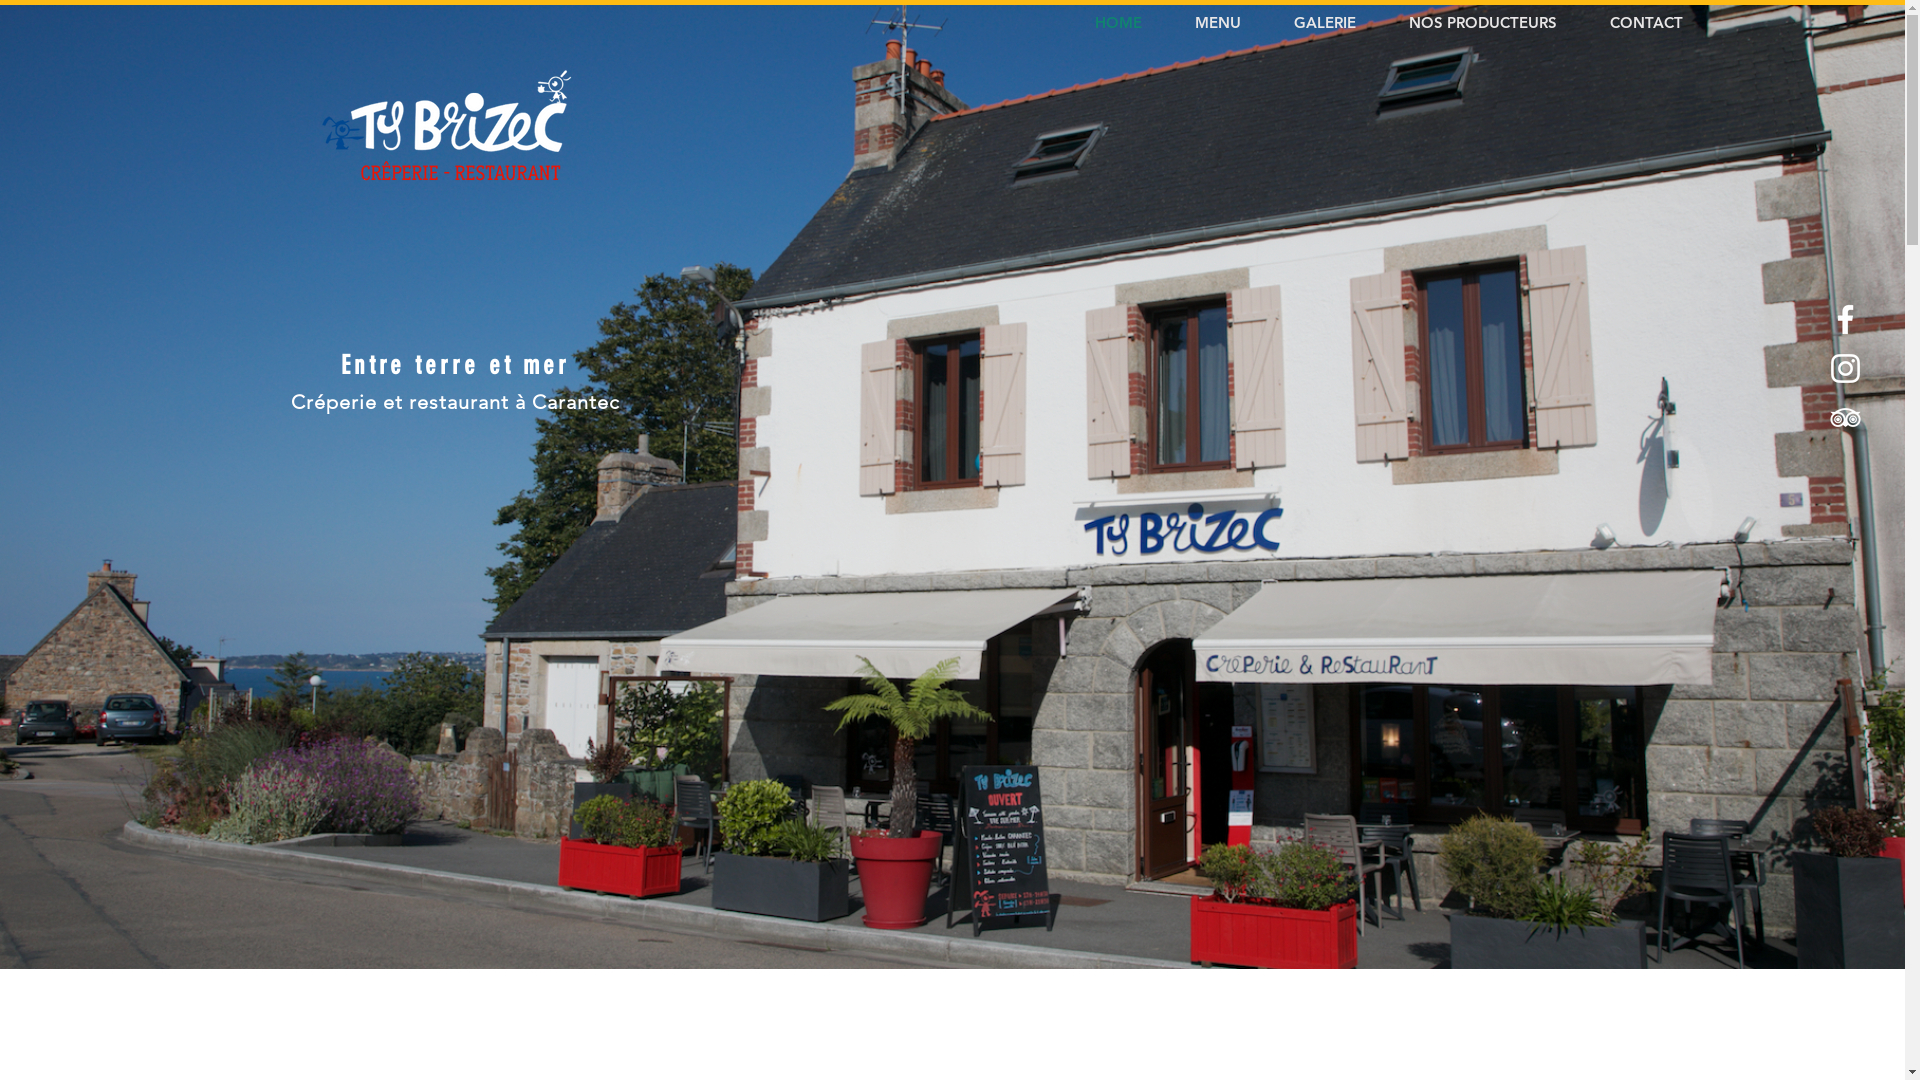 This screenshot has width=1920, height=1080. I want to click on 'CONTACT', so click(1657, 22).